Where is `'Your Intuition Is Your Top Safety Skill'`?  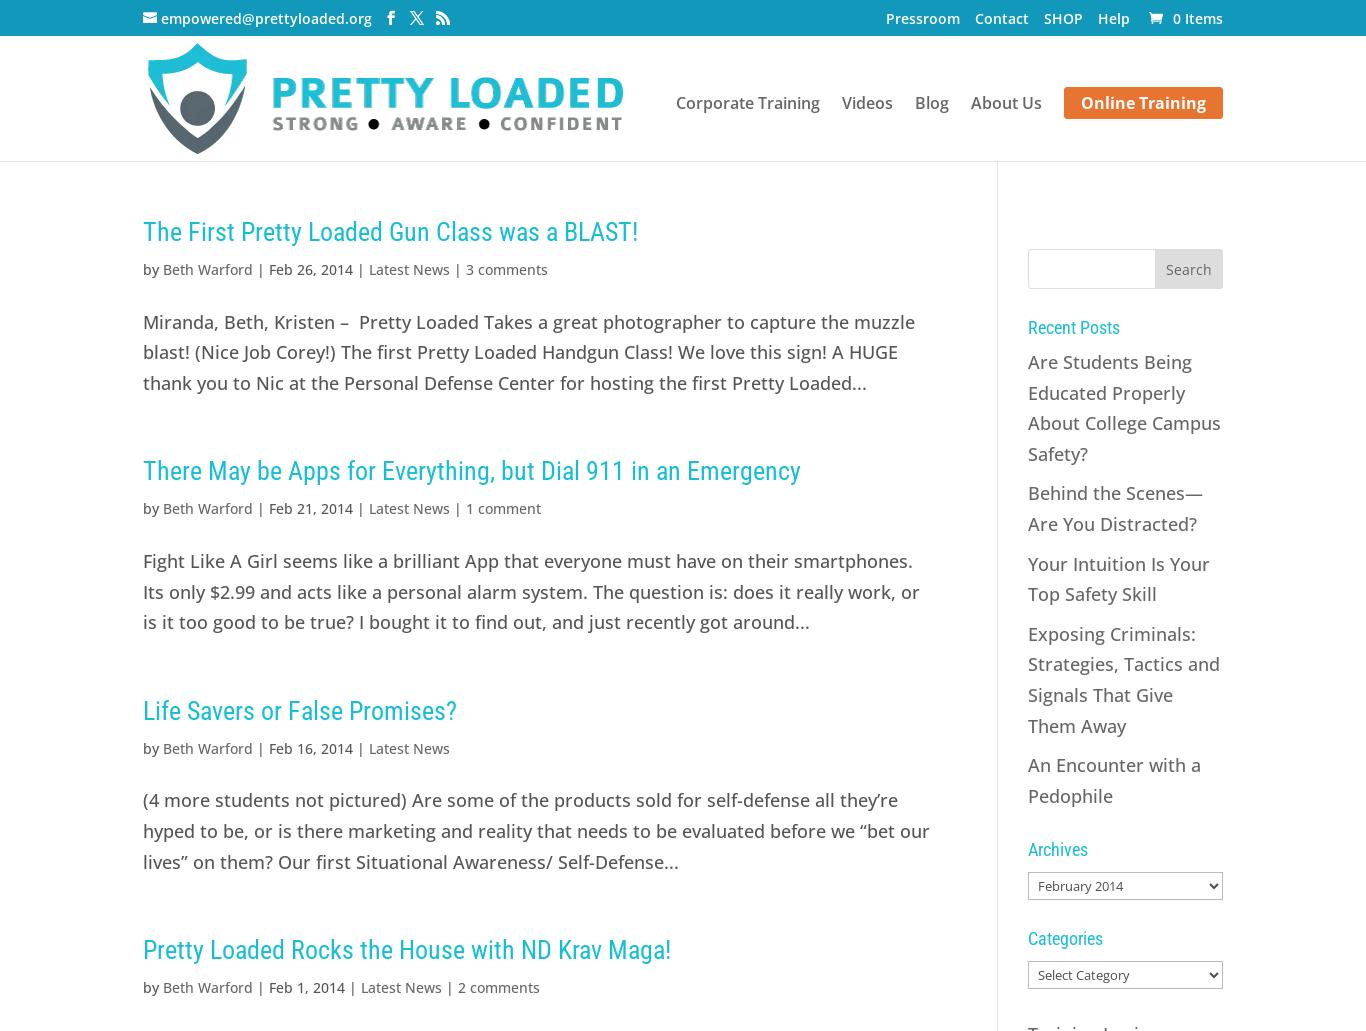
'Your Intuition Is Your Top Safety Skill' is located at coordinates (1116, 577).